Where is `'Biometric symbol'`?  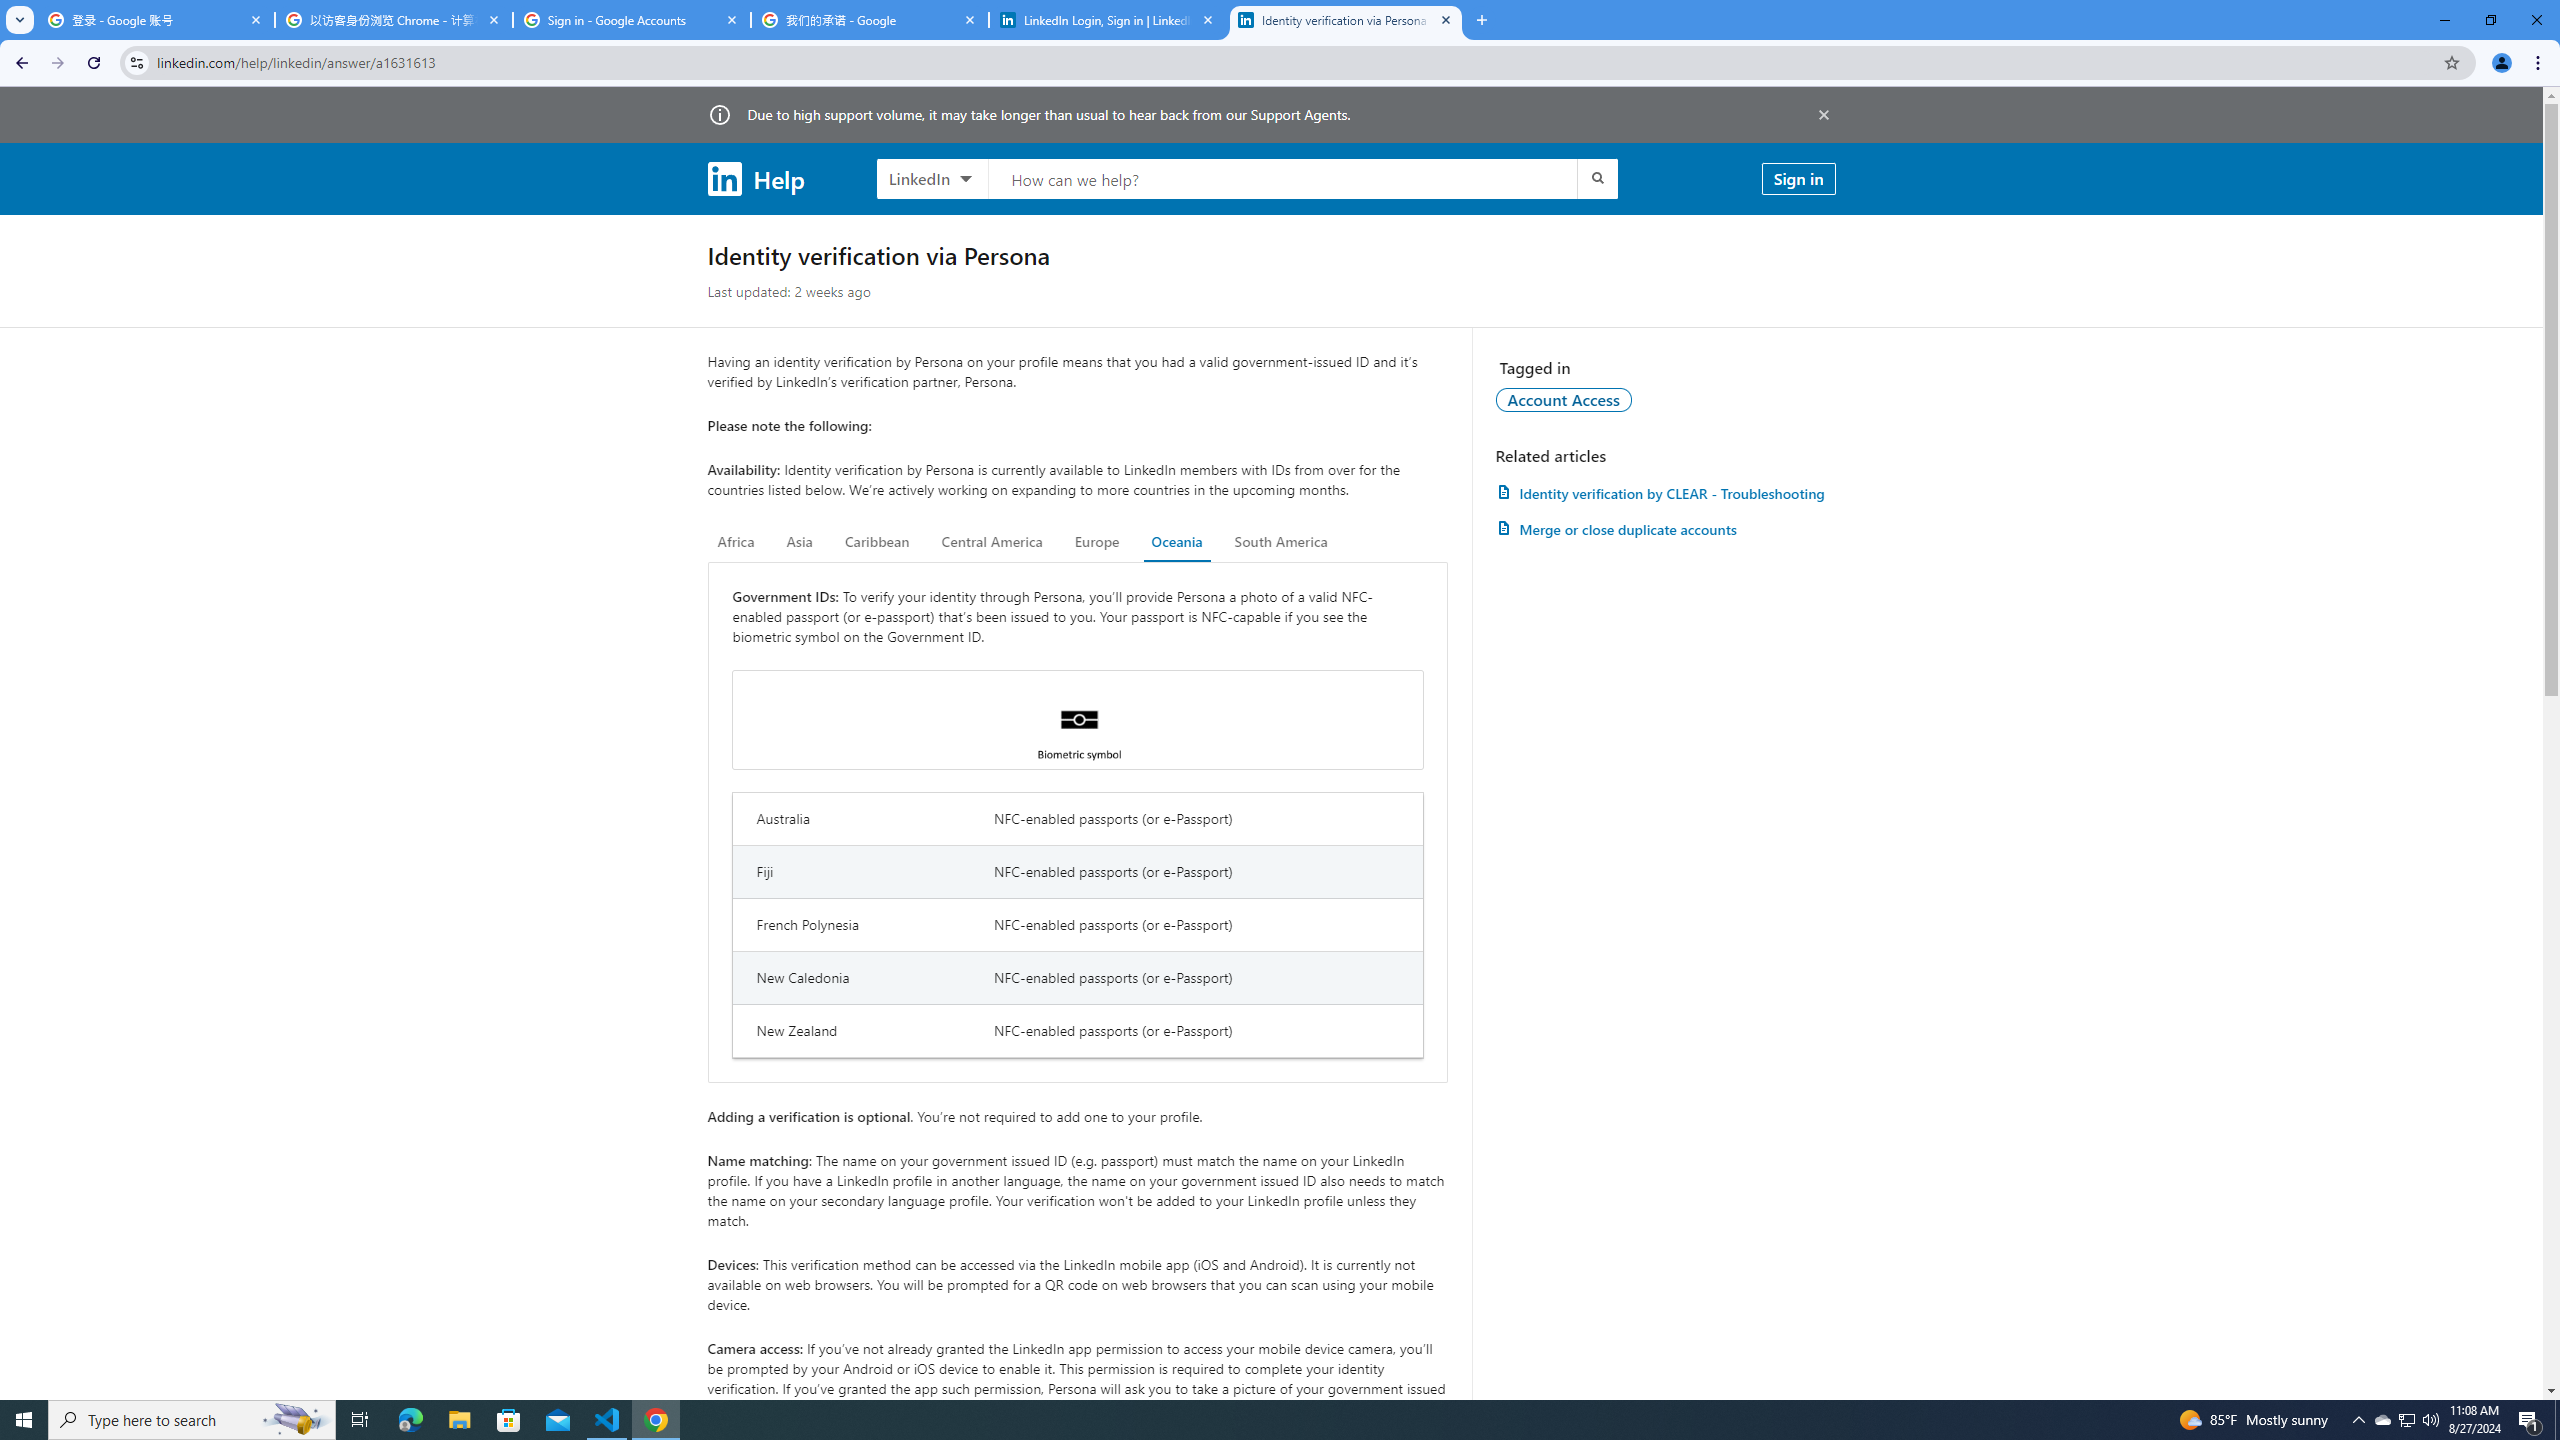
'Biometric symbol' is located at coordinates (1076, 720).